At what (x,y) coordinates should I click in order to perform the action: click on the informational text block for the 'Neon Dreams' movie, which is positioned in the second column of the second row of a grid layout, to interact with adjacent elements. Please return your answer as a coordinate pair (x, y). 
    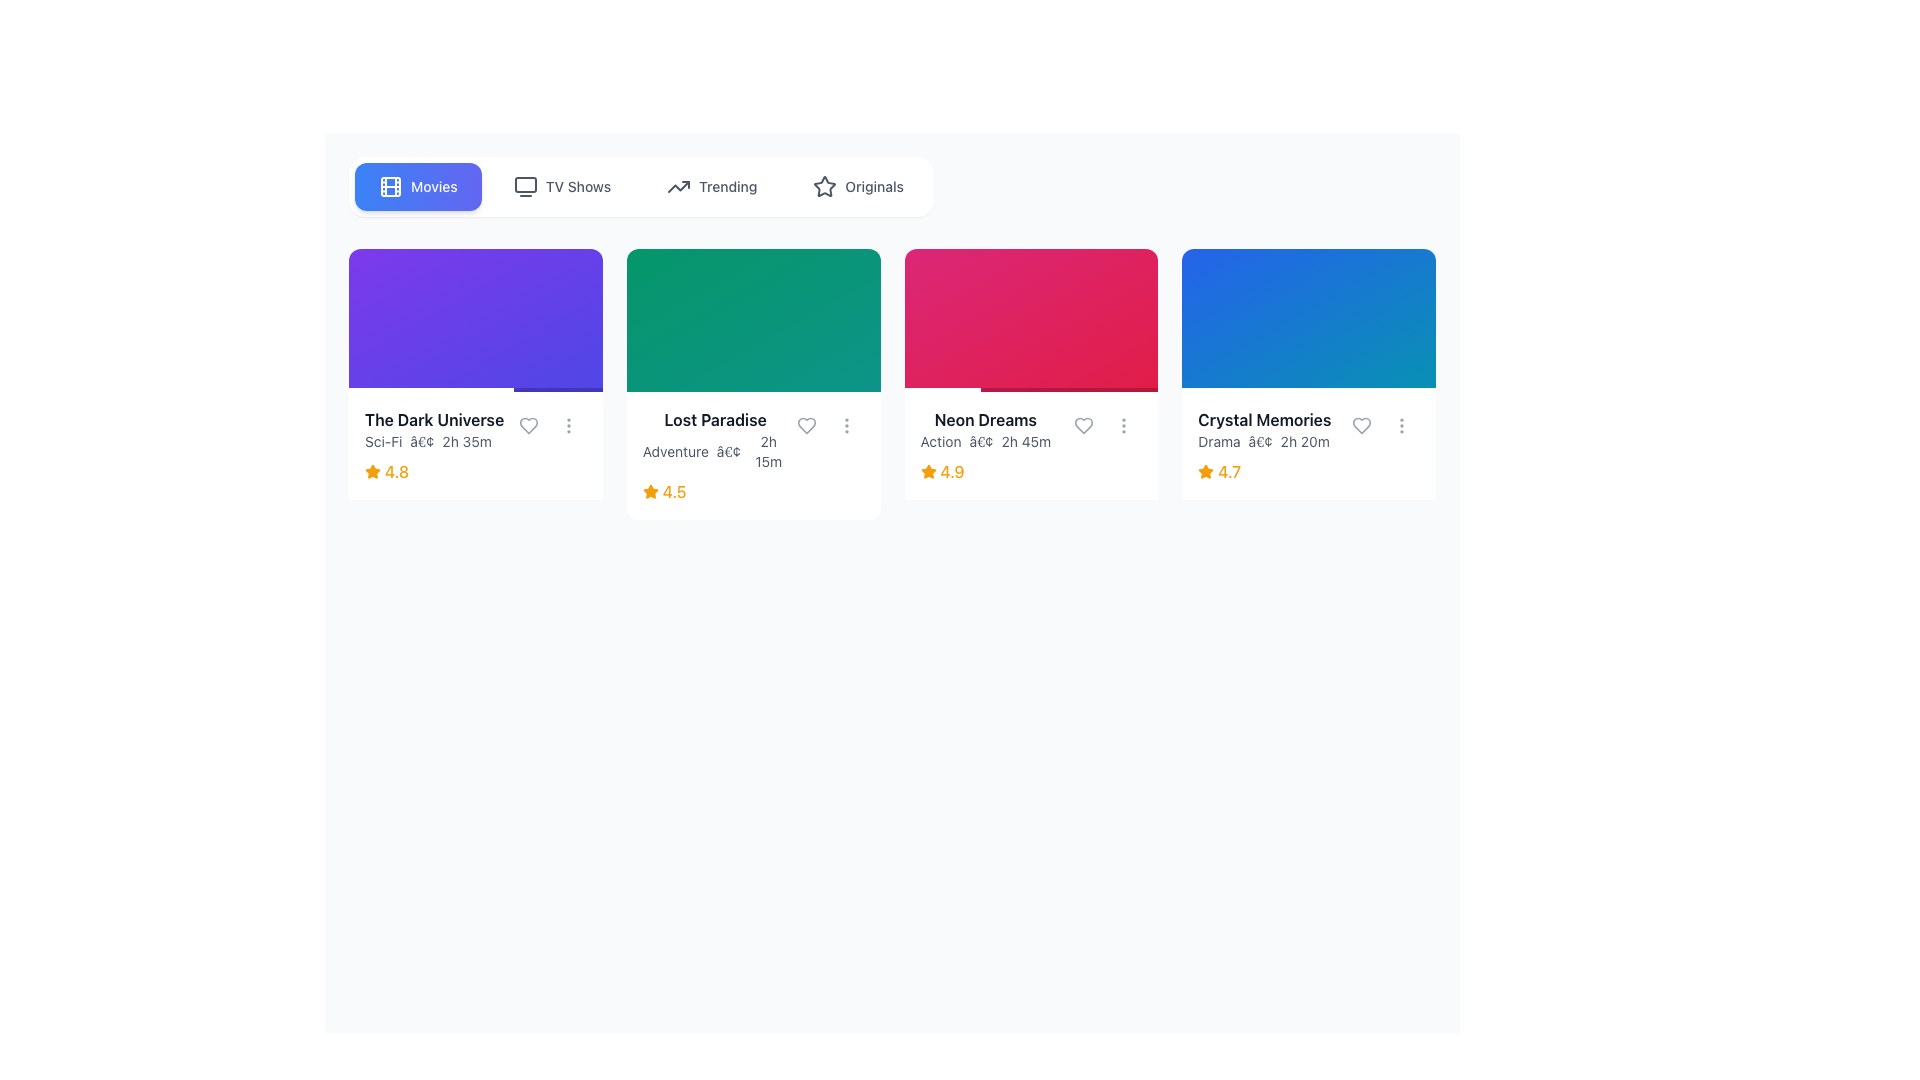
    Looking at the image, I should click on (1031, 428).